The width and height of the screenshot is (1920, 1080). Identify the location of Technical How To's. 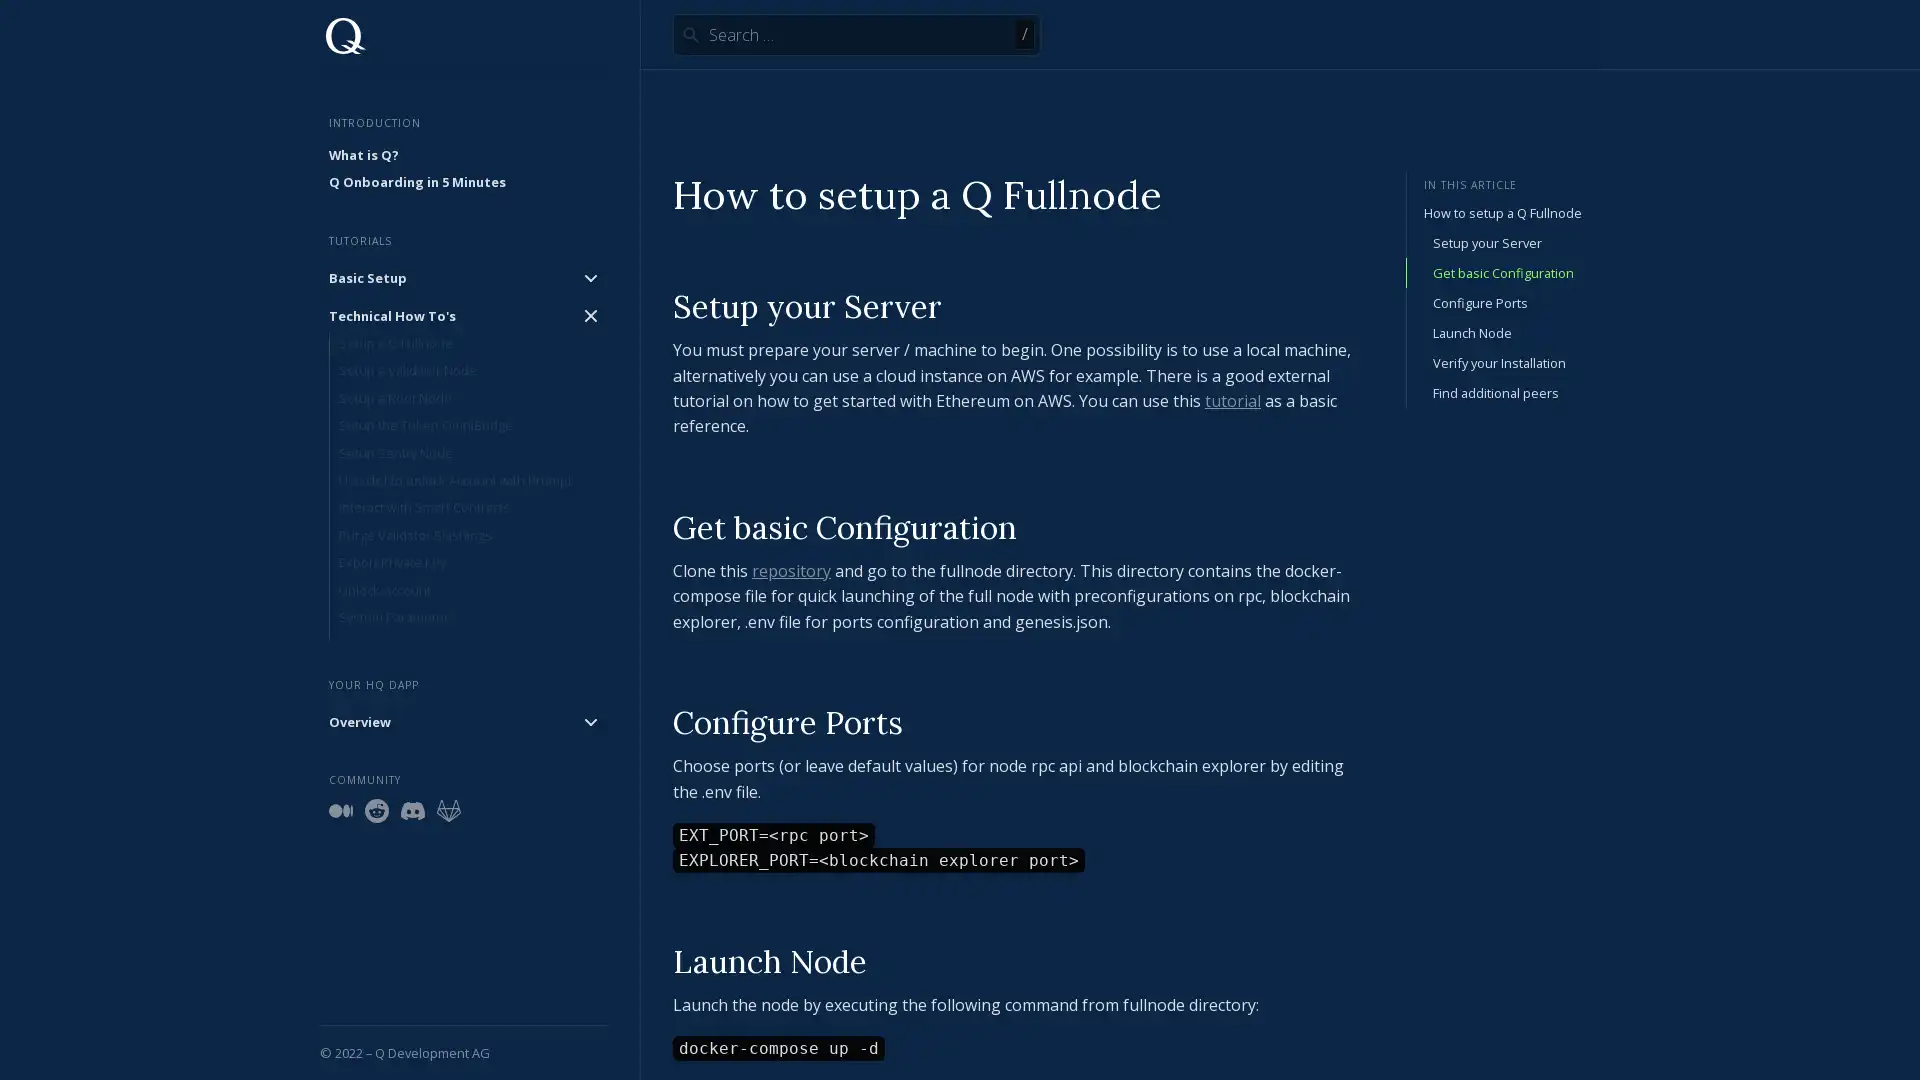
(463, 315).